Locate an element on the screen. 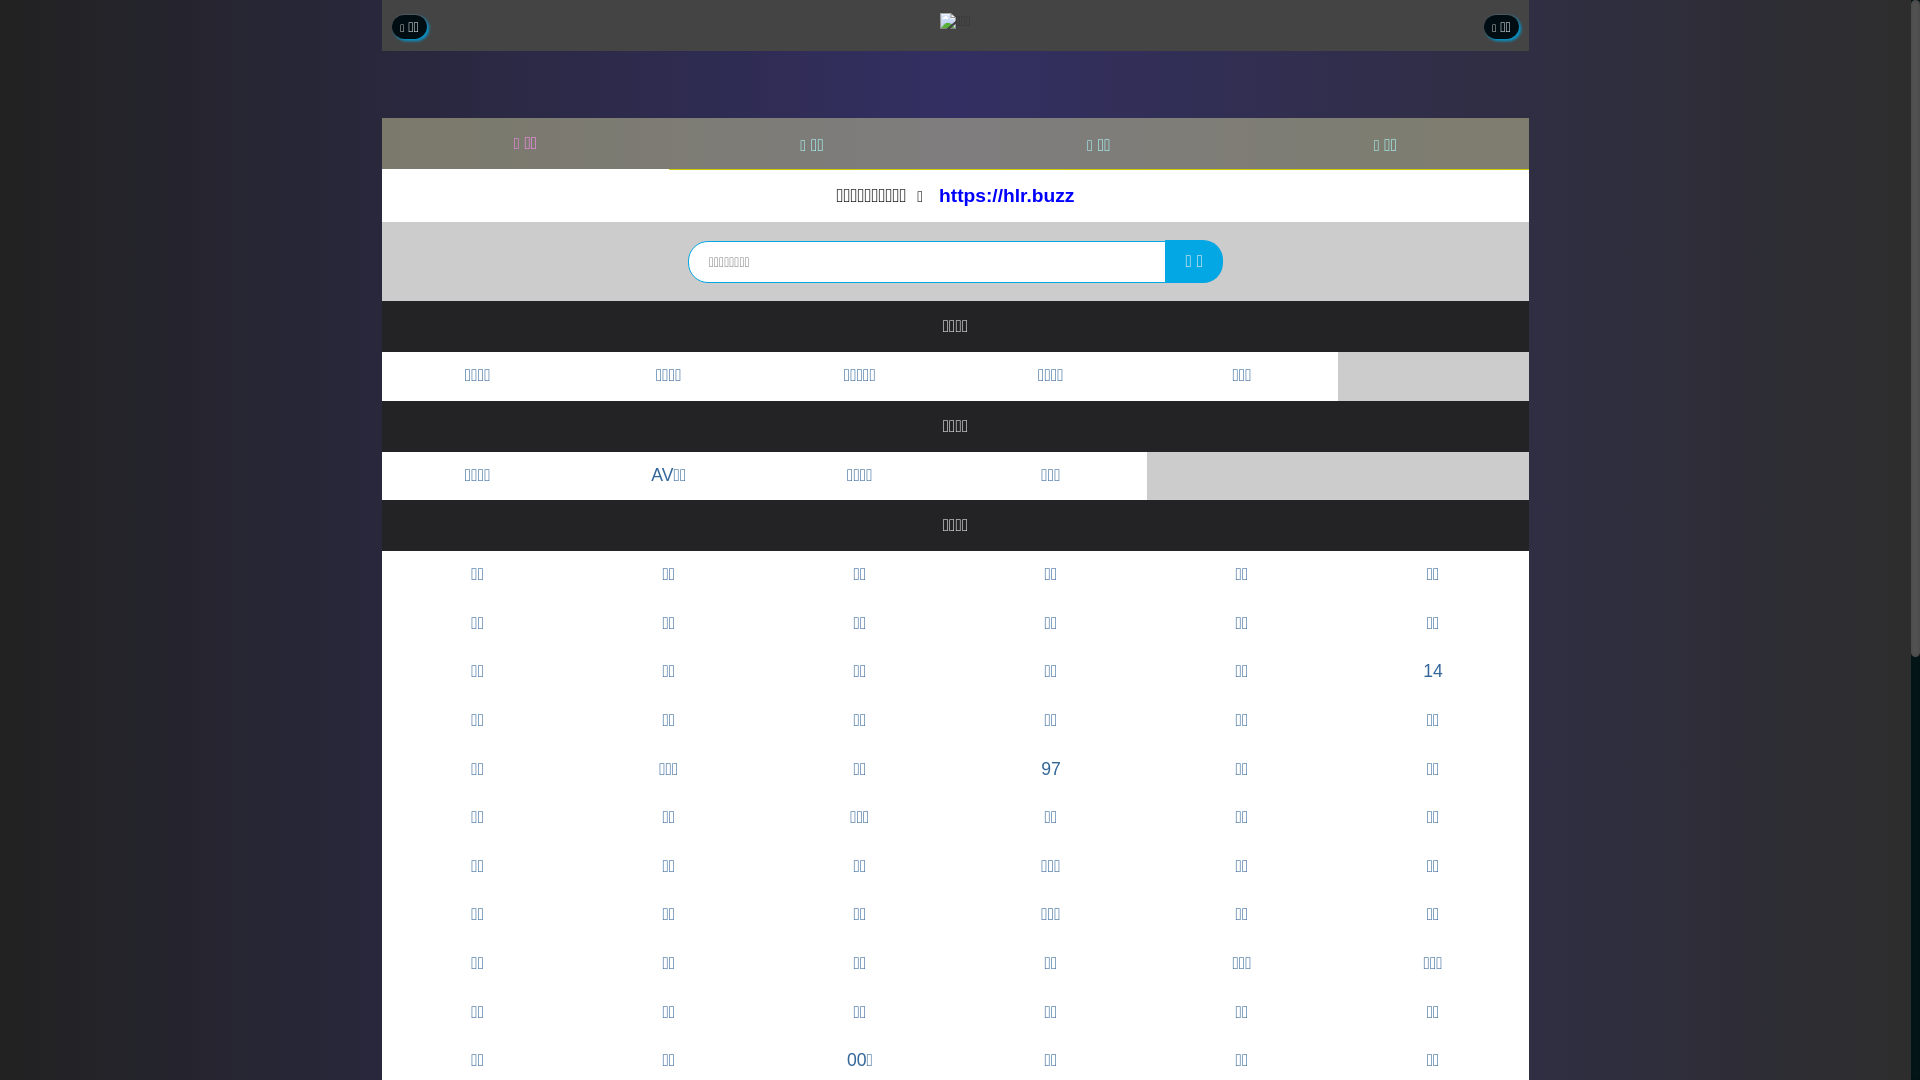 The image size is (1920, 1080). '97' is located at coordinates (1049, 769).